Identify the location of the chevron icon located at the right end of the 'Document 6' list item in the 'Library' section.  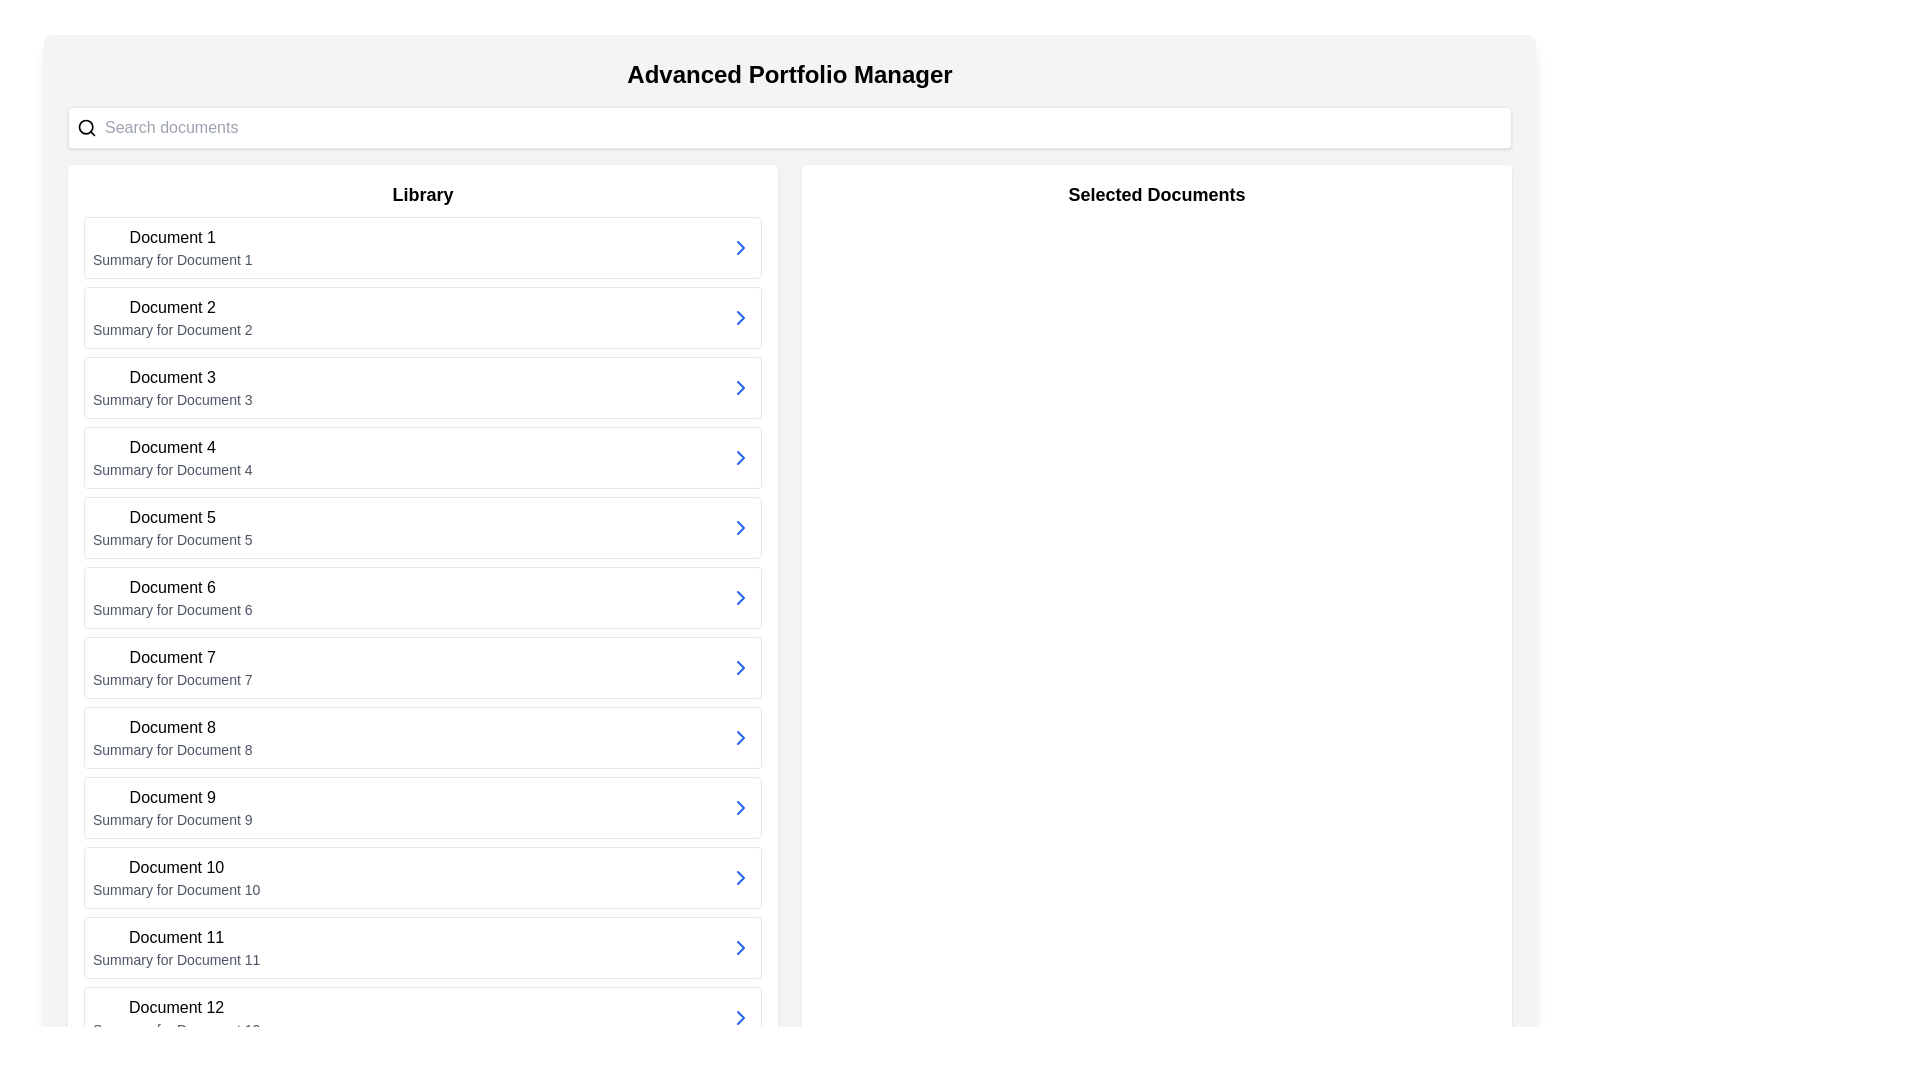
(739, 596).